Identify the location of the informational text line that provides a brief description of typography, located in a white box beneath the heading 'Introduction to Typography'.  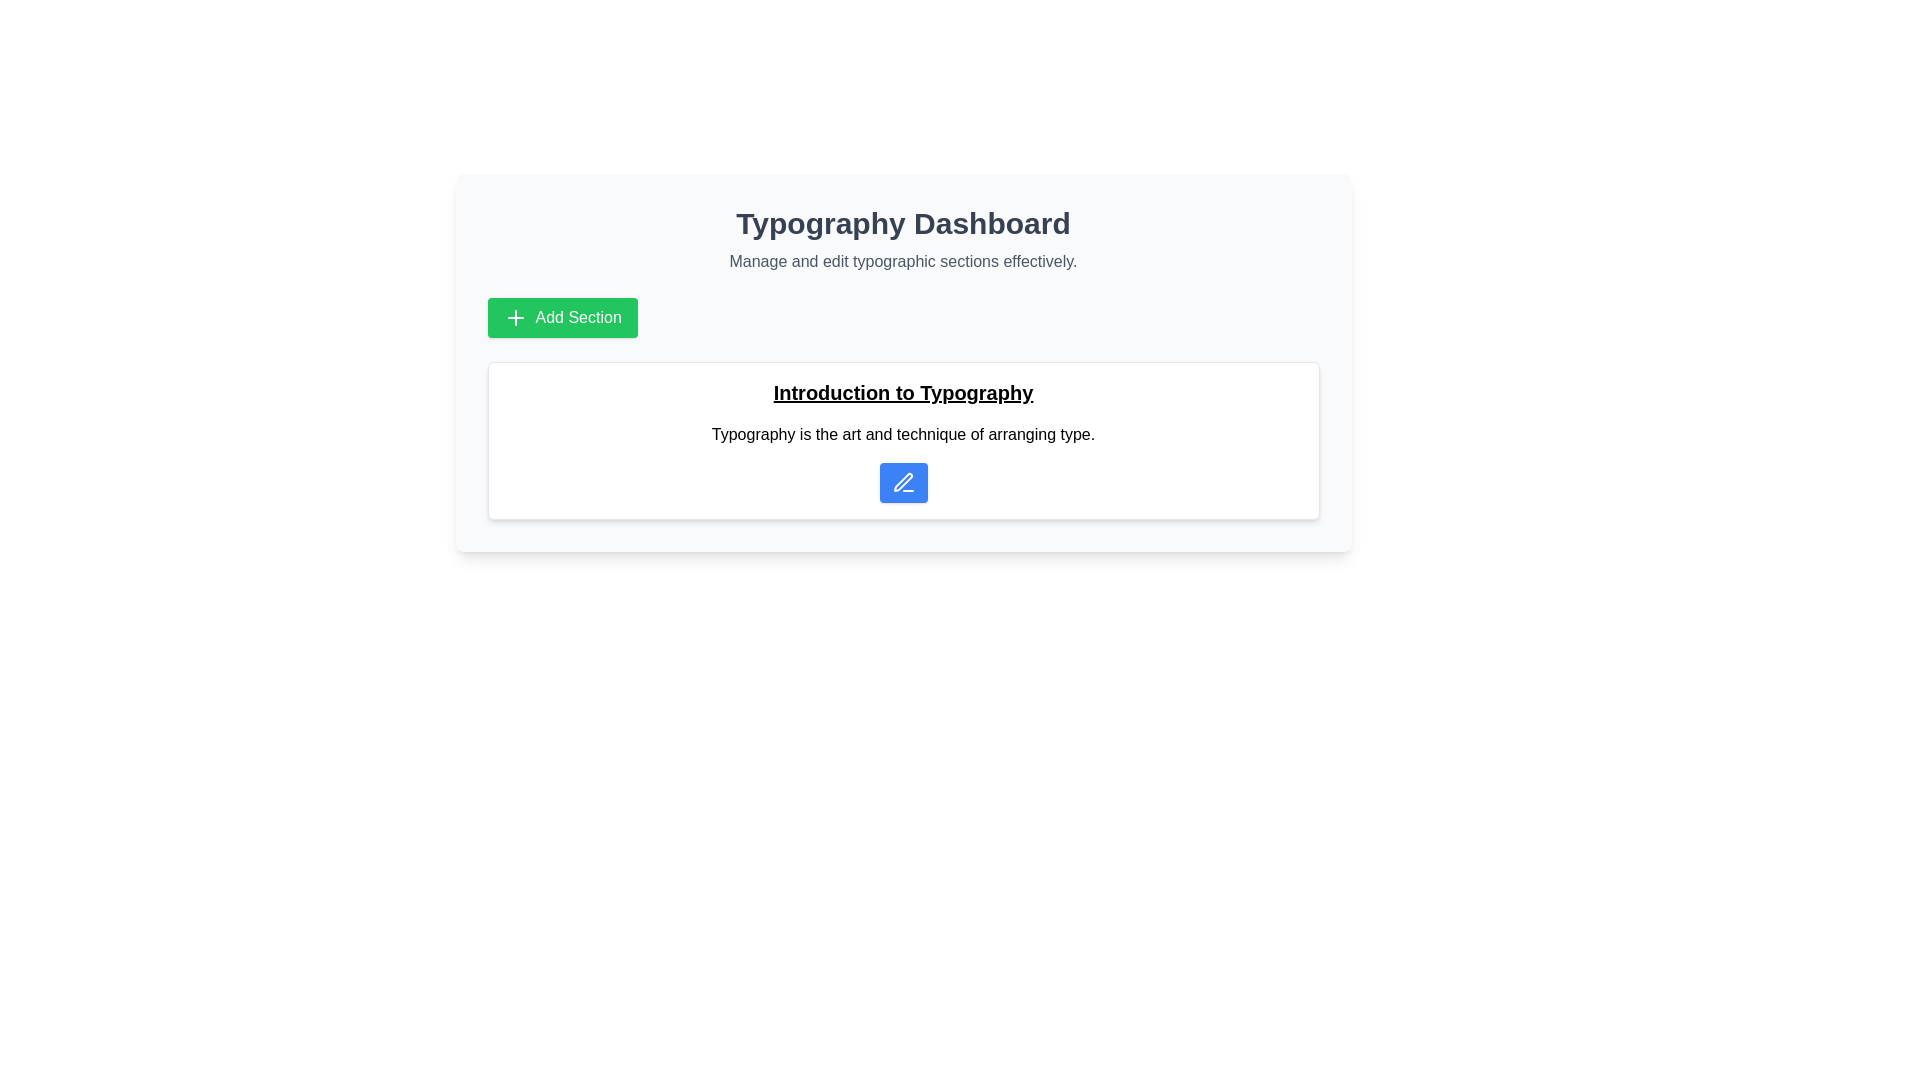
(902, 434).